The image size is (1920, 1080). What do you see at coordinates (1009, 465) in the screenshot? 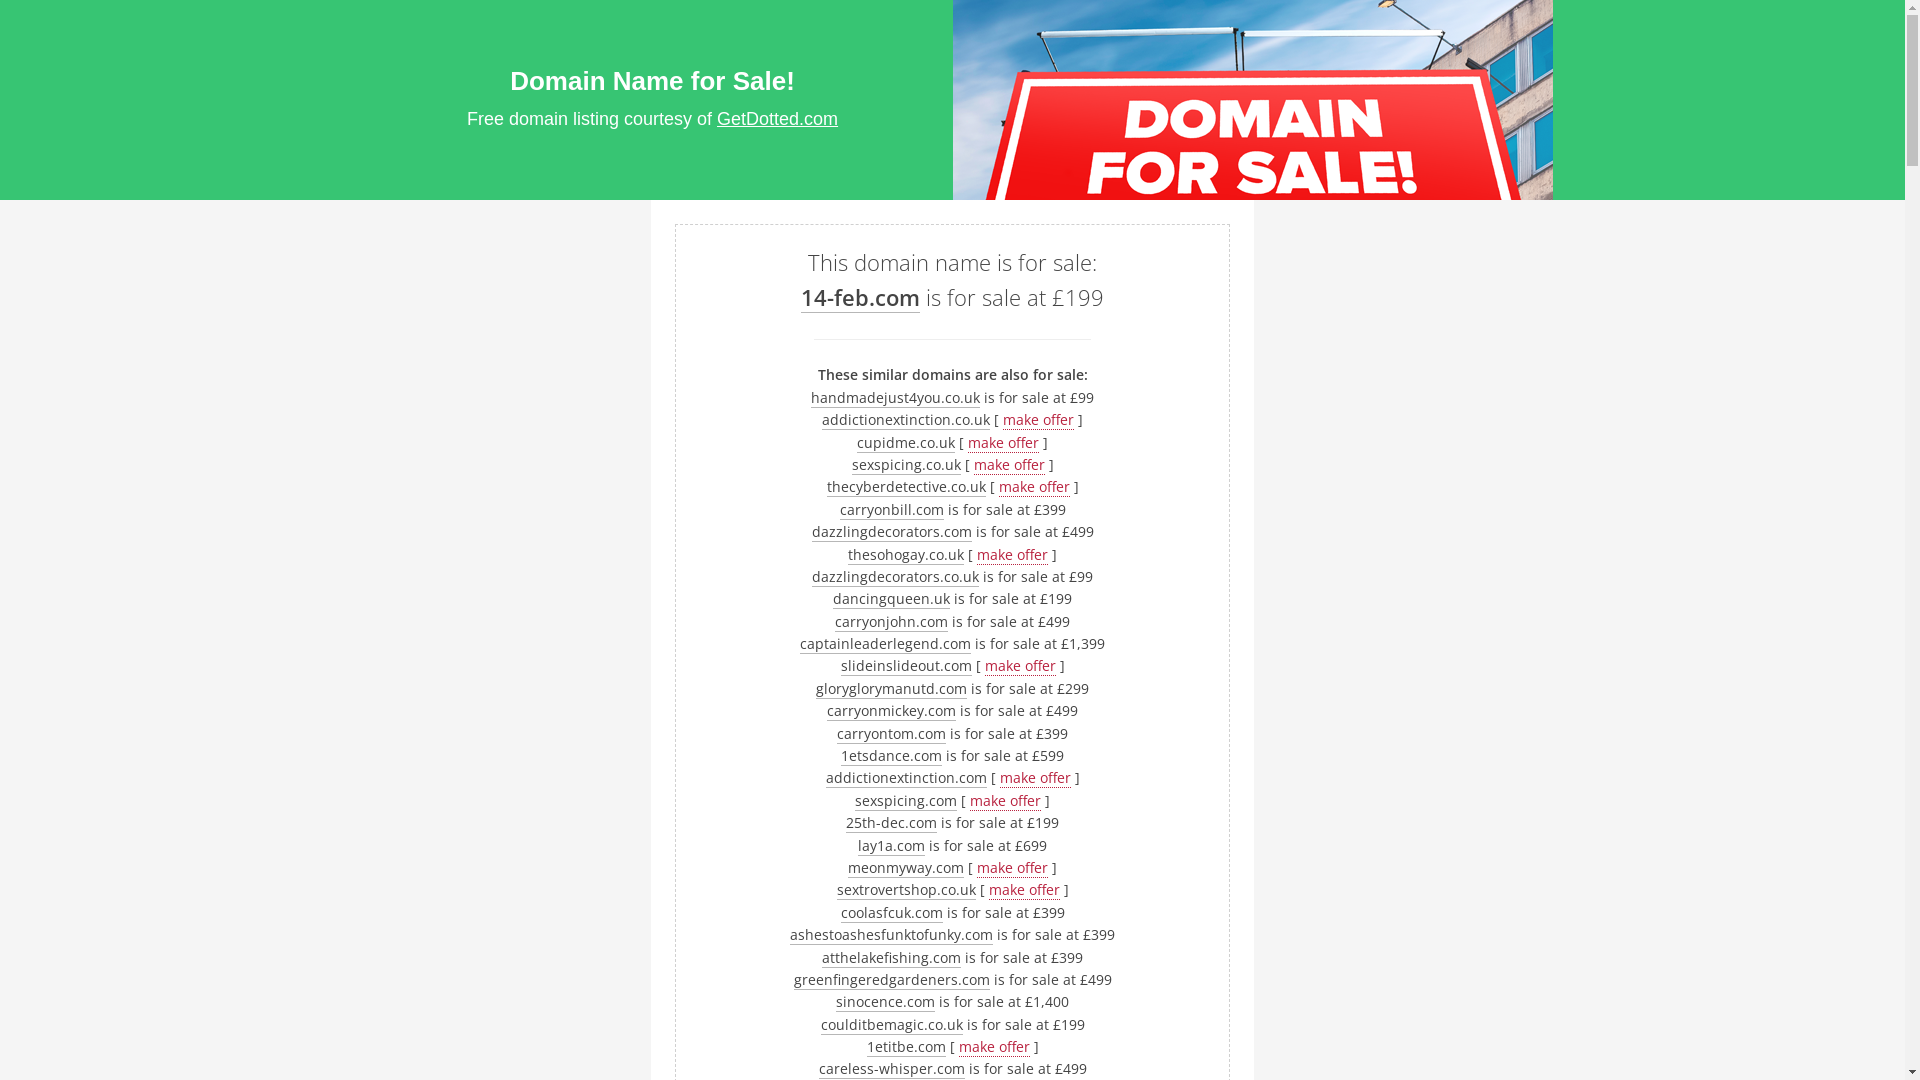
I see `'make offer'` at bounding box center [1009, 465].